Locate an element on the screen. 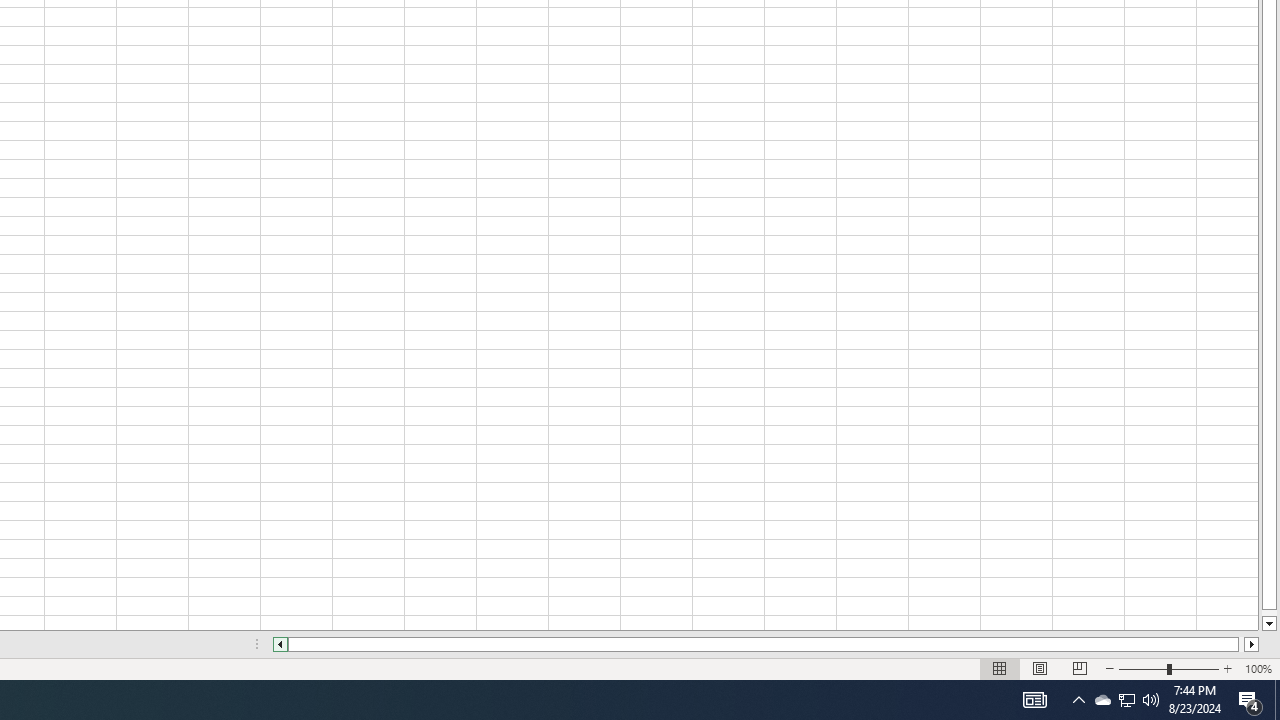 The height and width of the screenshot is (720, 1280). 'Zoom In' is located at coordinates (1226, 669).